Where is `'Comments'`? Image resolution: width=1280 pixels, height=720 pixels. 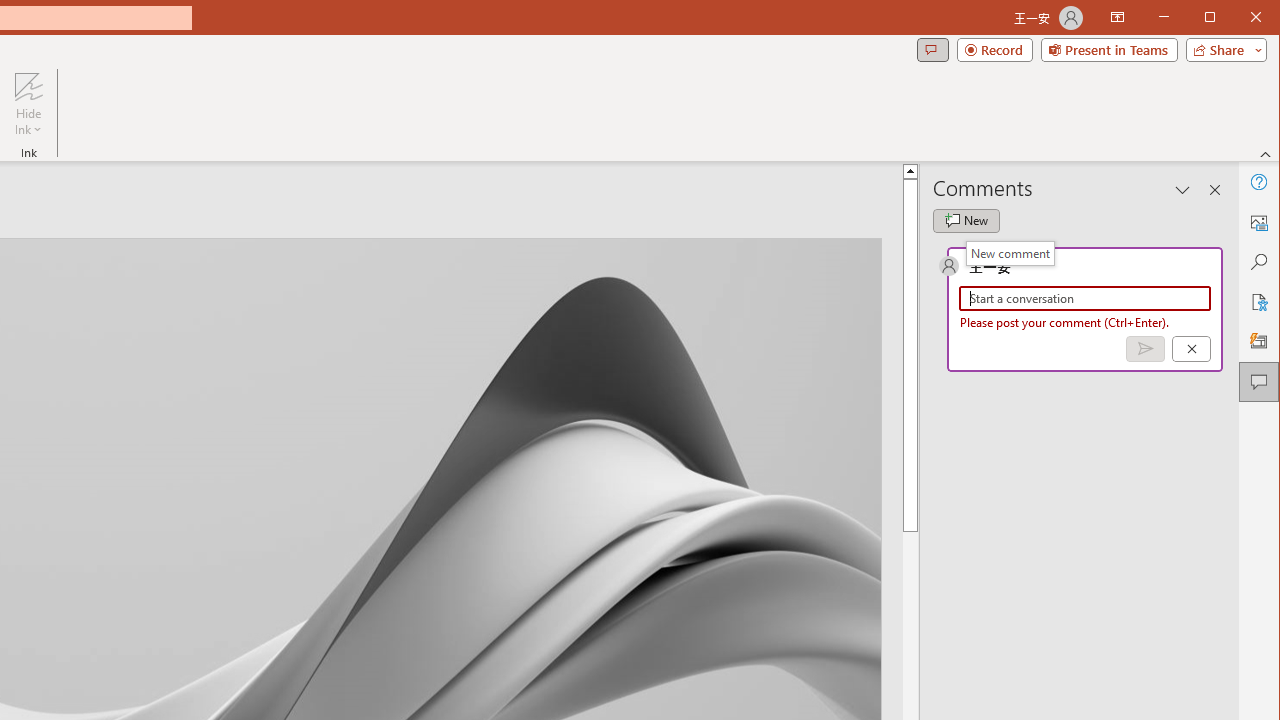 'Comments' is located at coordinates (931, 49).